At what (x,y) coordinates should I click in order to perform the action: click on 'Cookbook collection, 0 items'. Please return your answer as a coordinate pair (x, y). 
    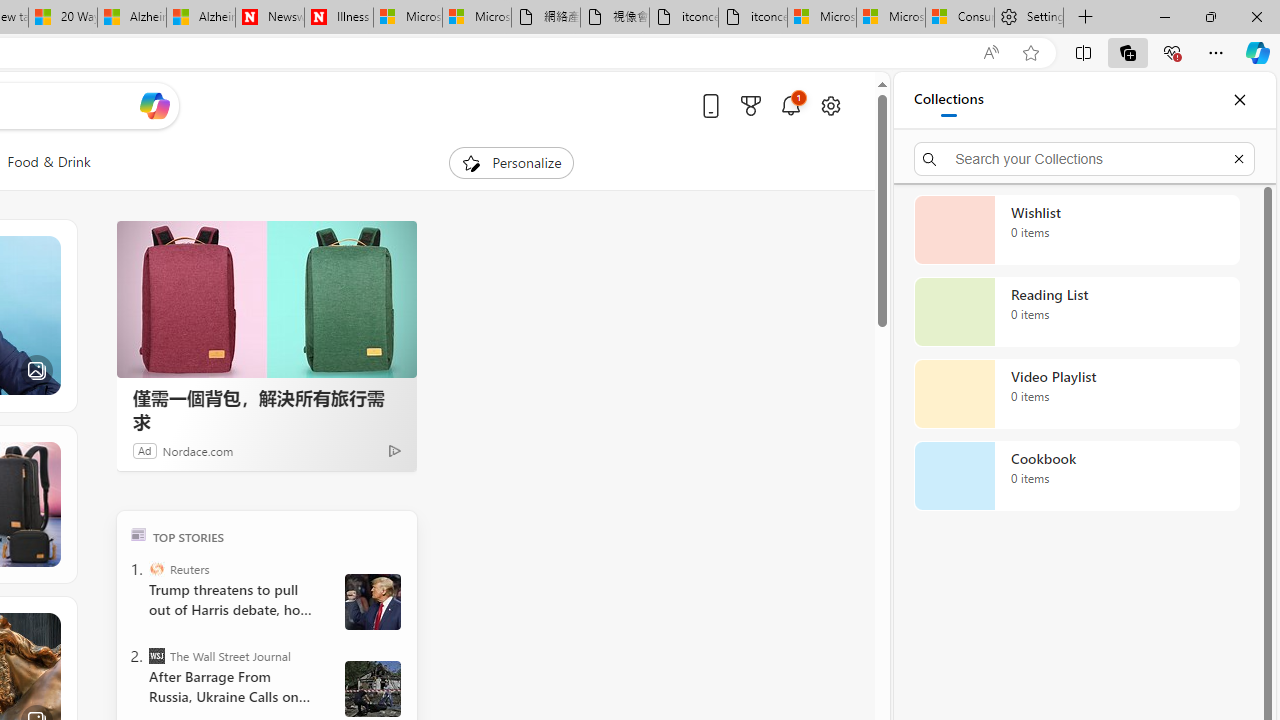
    Looking at the image, I should click on (1076, 475).